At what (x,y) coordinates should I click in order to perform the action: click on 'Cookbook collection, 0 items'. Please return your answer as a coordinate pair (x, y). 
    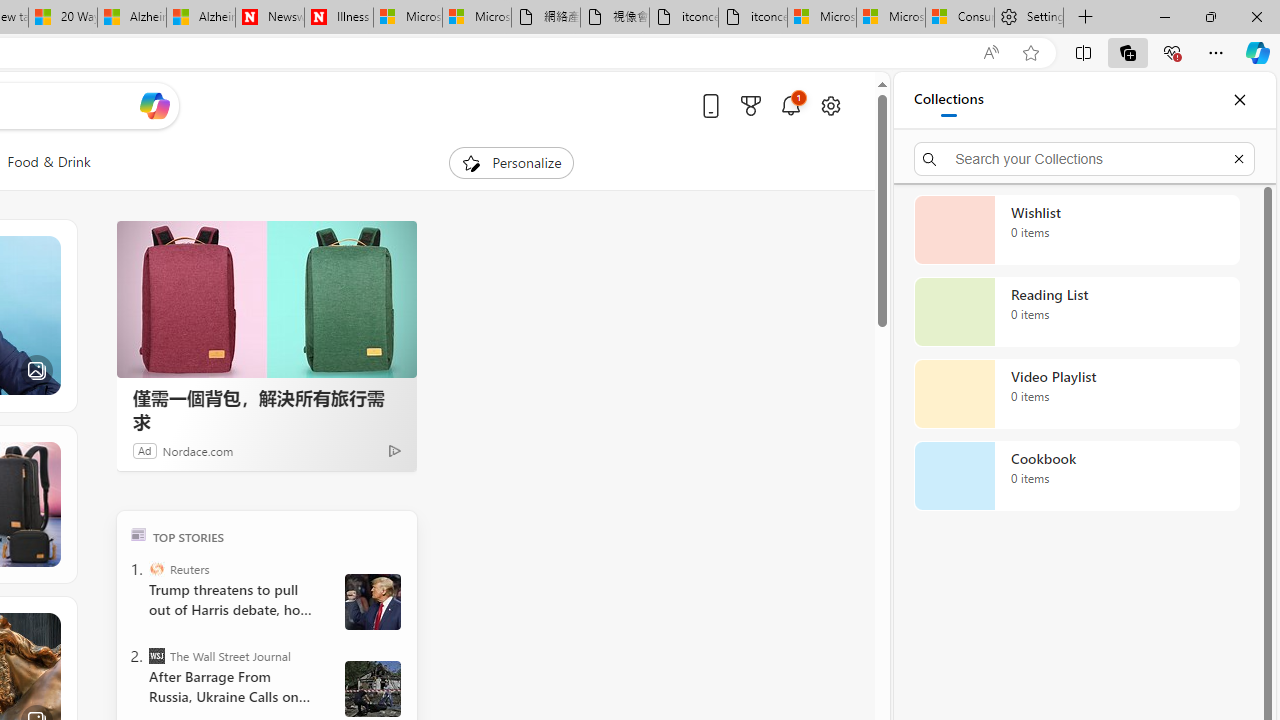
    Looking at the image, I should click on (1076, 475).